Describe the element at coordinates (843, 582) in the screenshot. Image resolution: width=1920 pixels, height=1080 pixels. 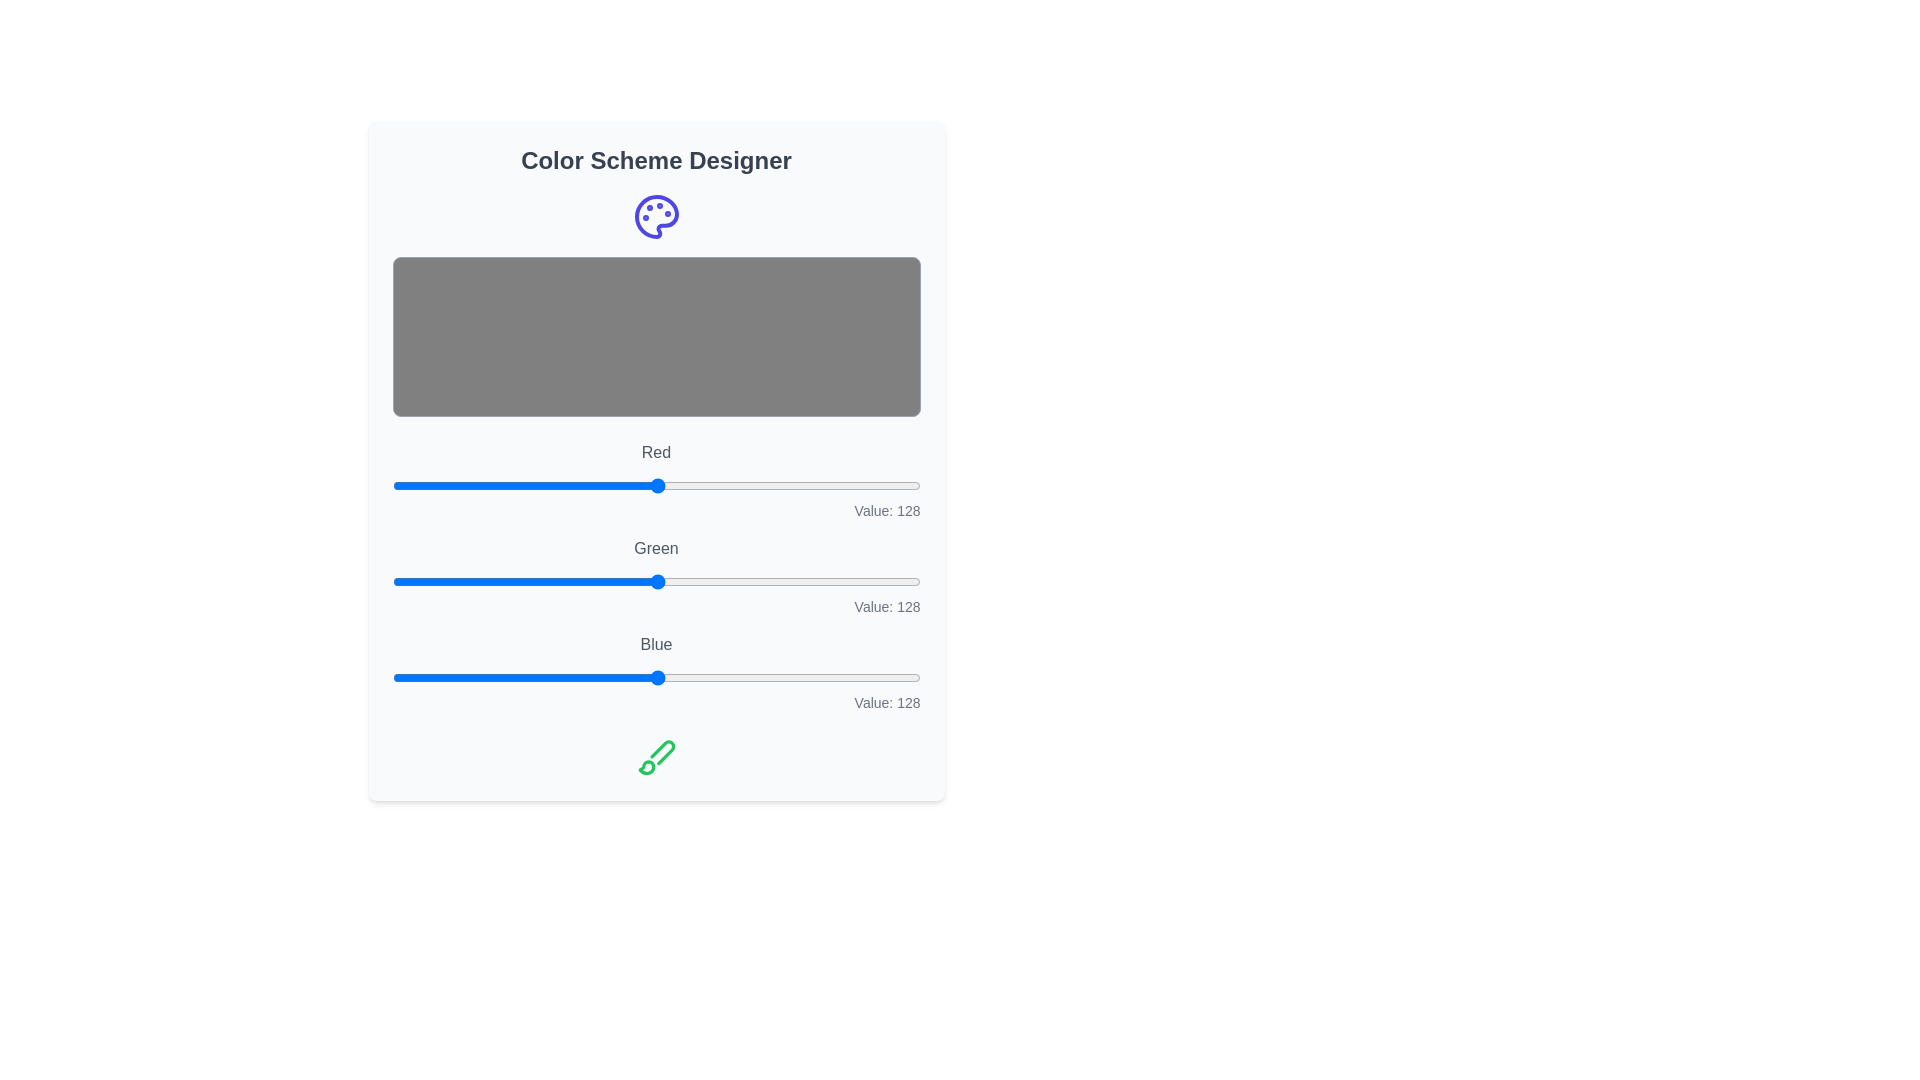
I see `the green color value` at that location.